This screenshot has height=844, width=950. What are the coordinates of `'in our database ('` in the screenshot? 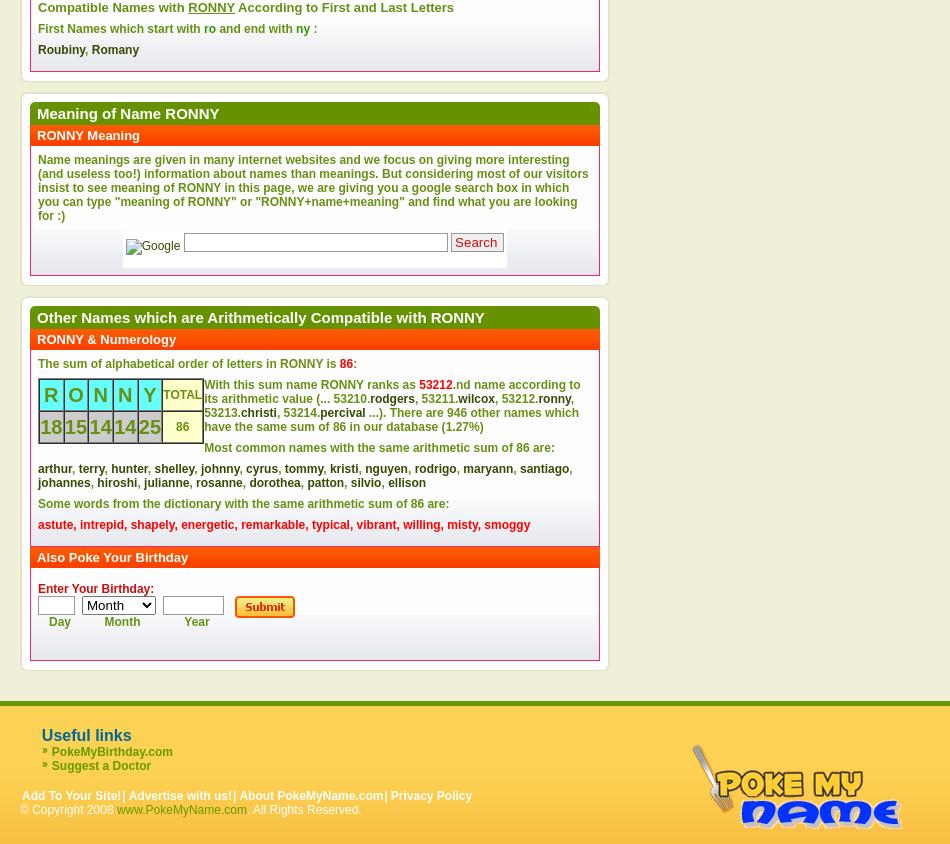 It's located at (394, 425).